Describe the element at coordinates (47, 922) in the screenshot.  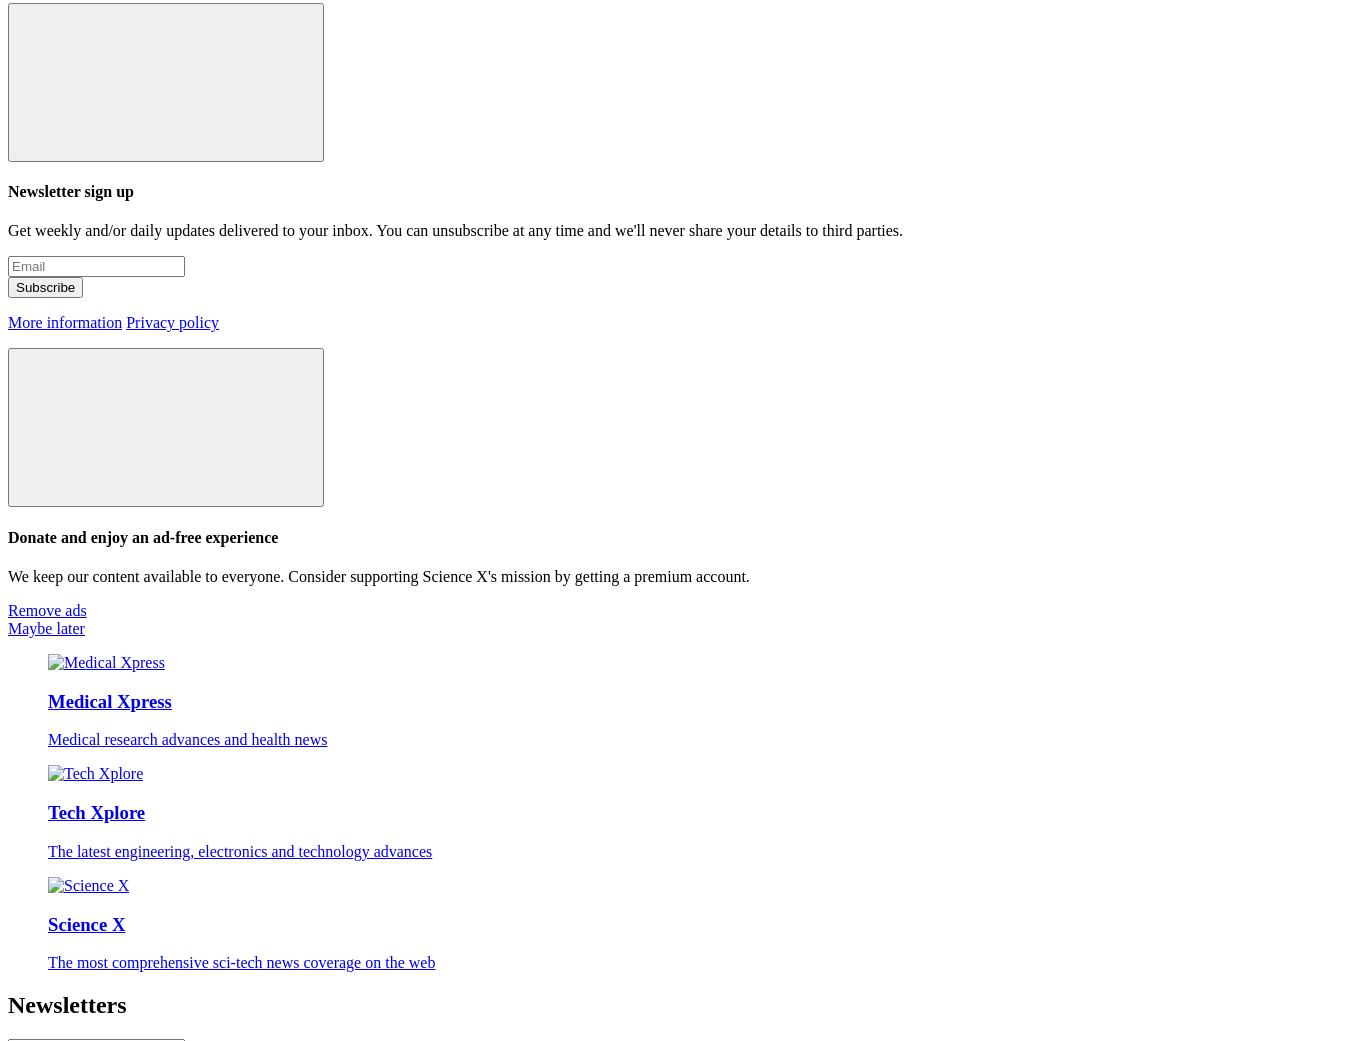
I see `'Science X'` at that location.